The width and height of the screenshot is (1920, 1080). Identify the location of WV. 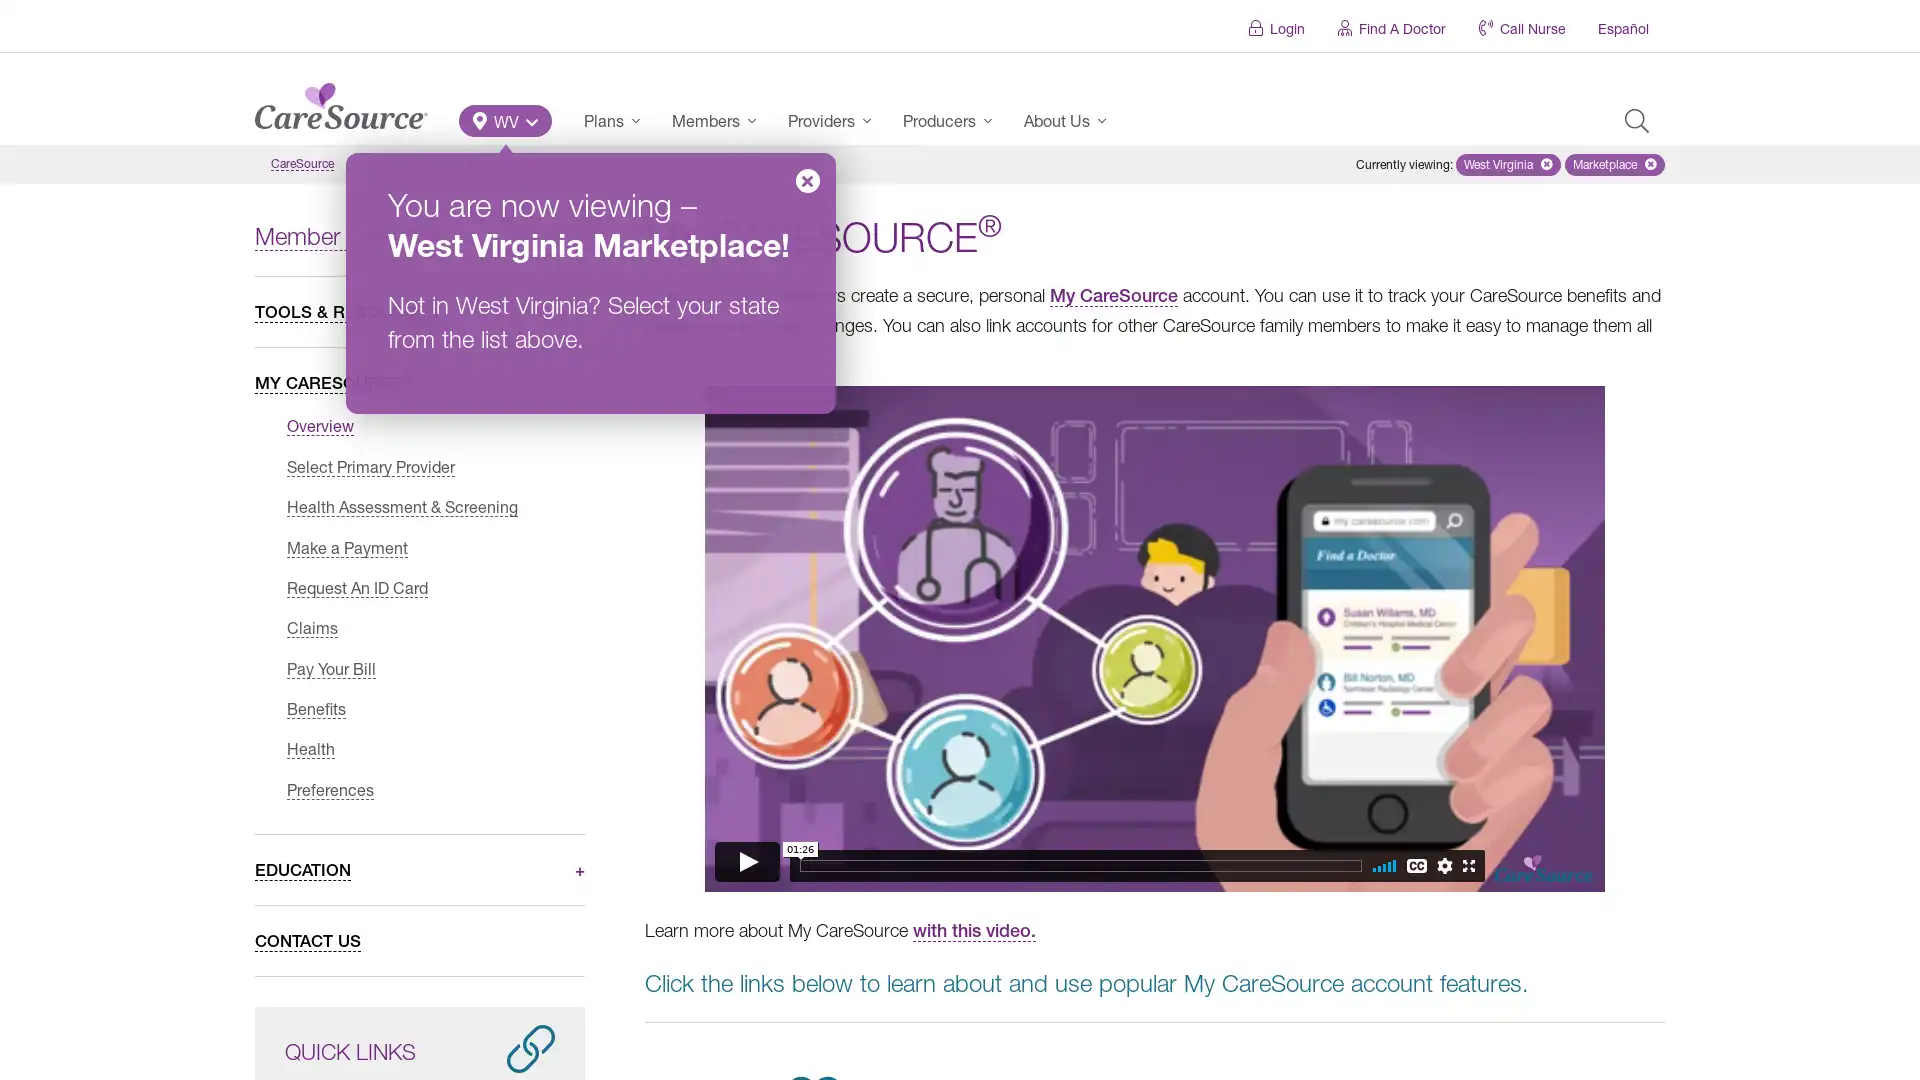
(505, 120).